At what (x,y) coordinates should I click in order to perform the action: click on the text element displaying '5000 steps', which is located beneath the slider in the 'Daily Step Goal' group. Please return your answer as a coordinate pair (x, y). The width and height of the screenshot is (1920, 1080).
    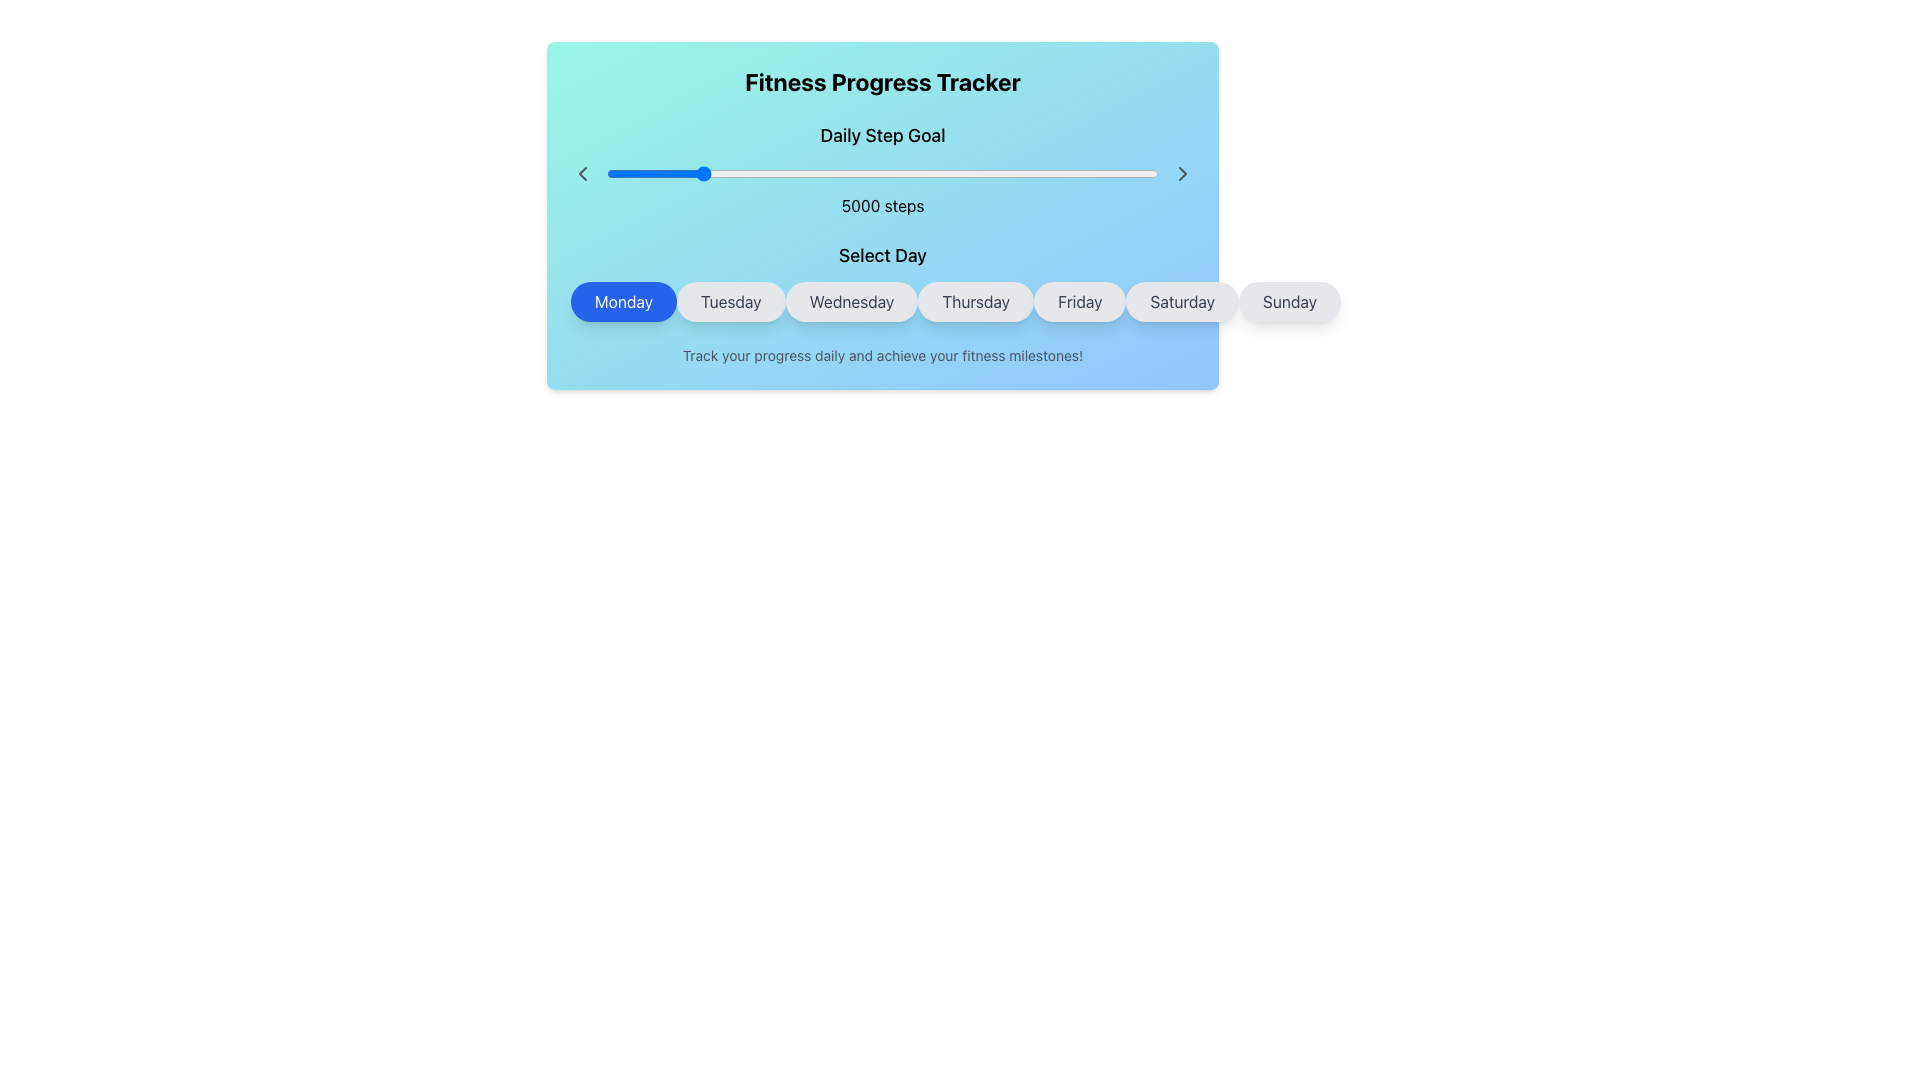
    Looking at the image, I should click on (882, 205).